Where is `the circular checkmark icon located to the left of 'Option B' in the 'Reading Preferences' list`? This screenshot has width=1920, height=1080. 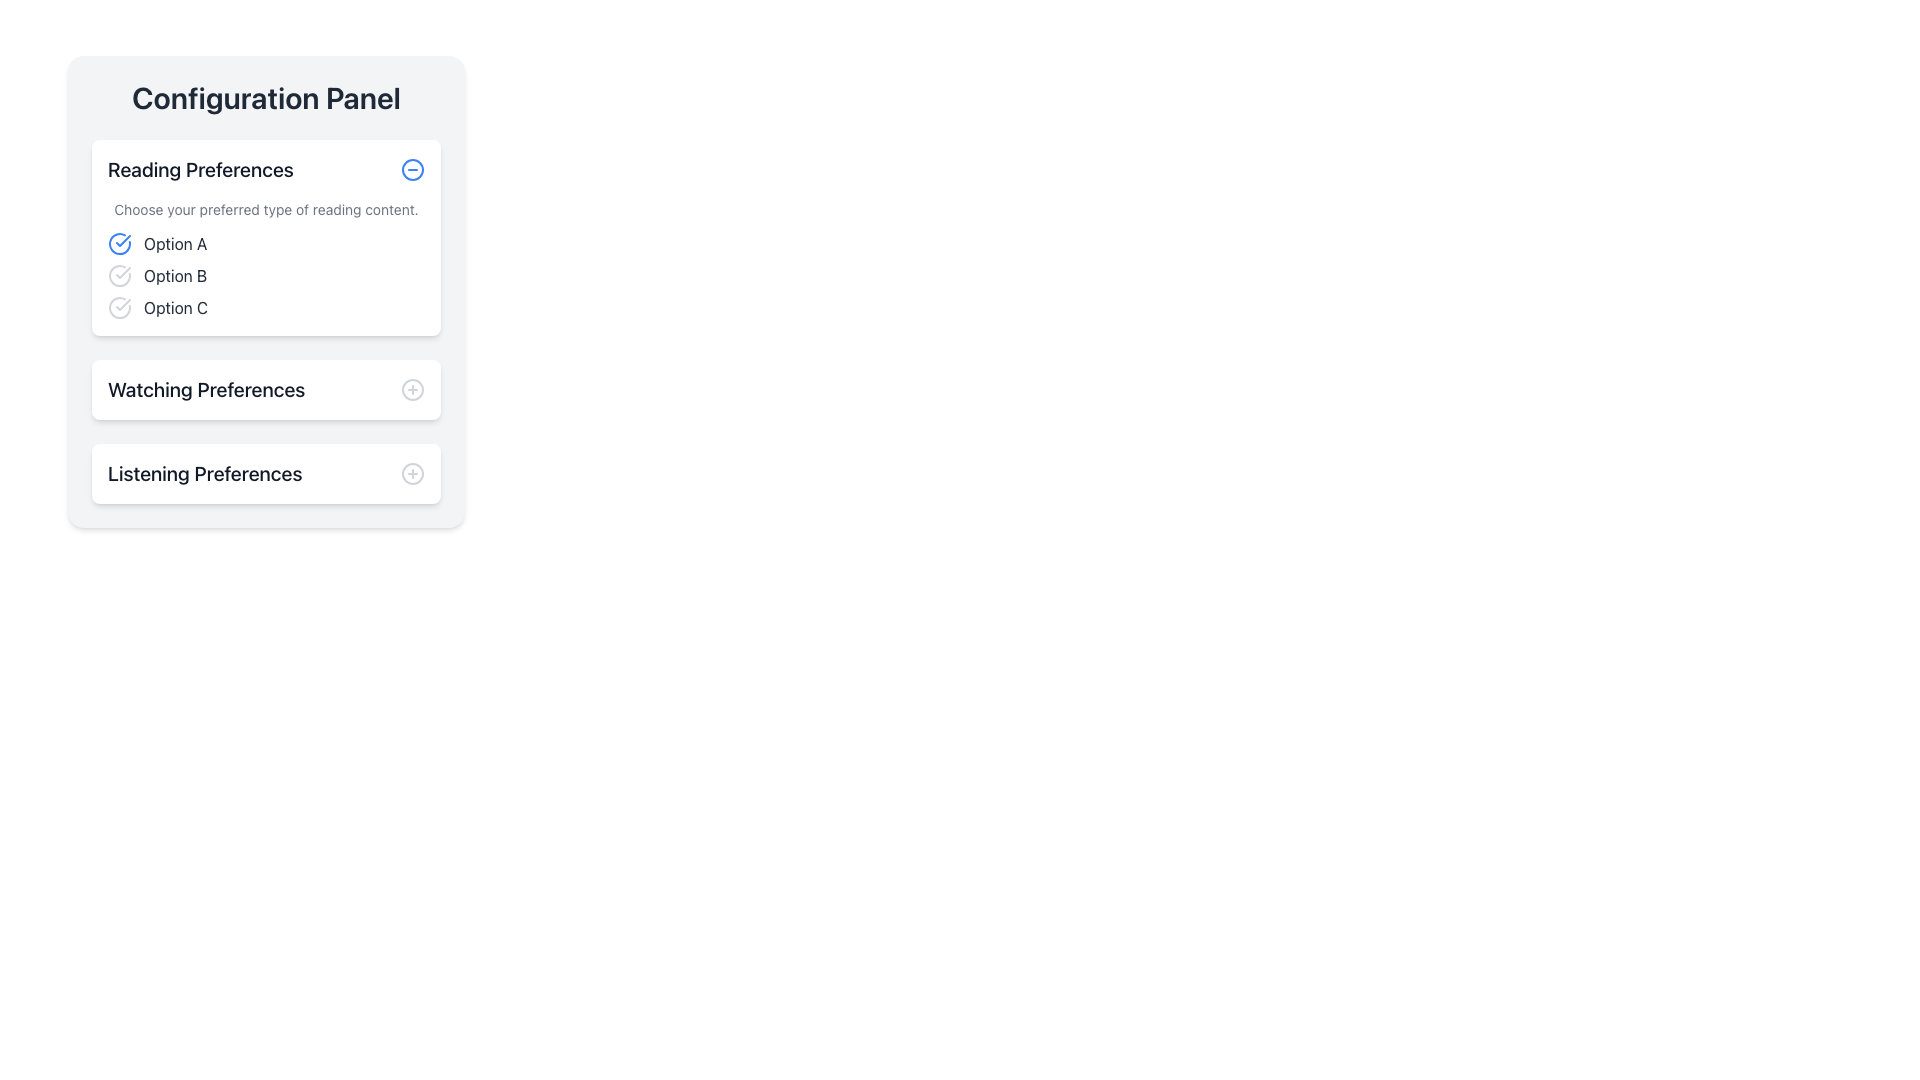 the circular checkmark icon located to the left of 'Option B' in the 'Reading Preferences' list is located at coordinates (119, 276).